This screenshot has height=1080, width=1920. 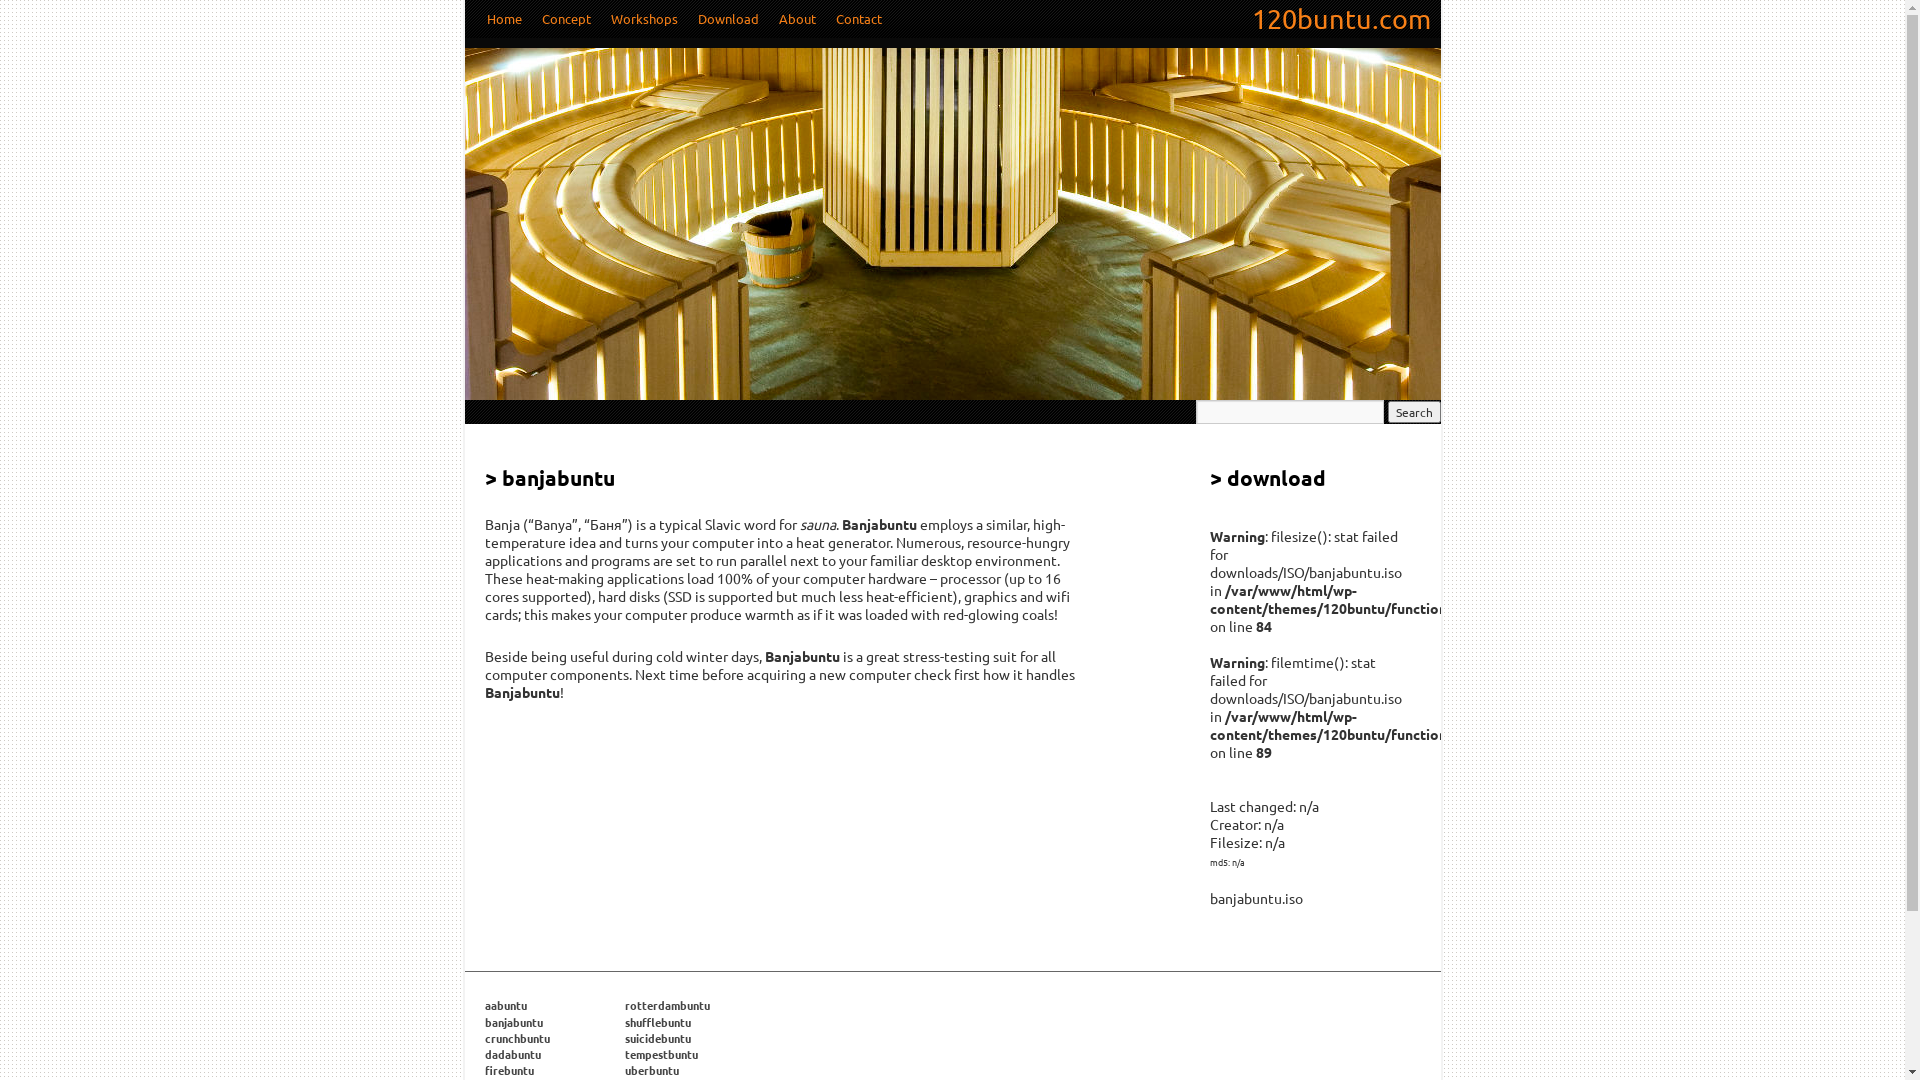 I want to click on 'Download', so click(x=727, y=19).